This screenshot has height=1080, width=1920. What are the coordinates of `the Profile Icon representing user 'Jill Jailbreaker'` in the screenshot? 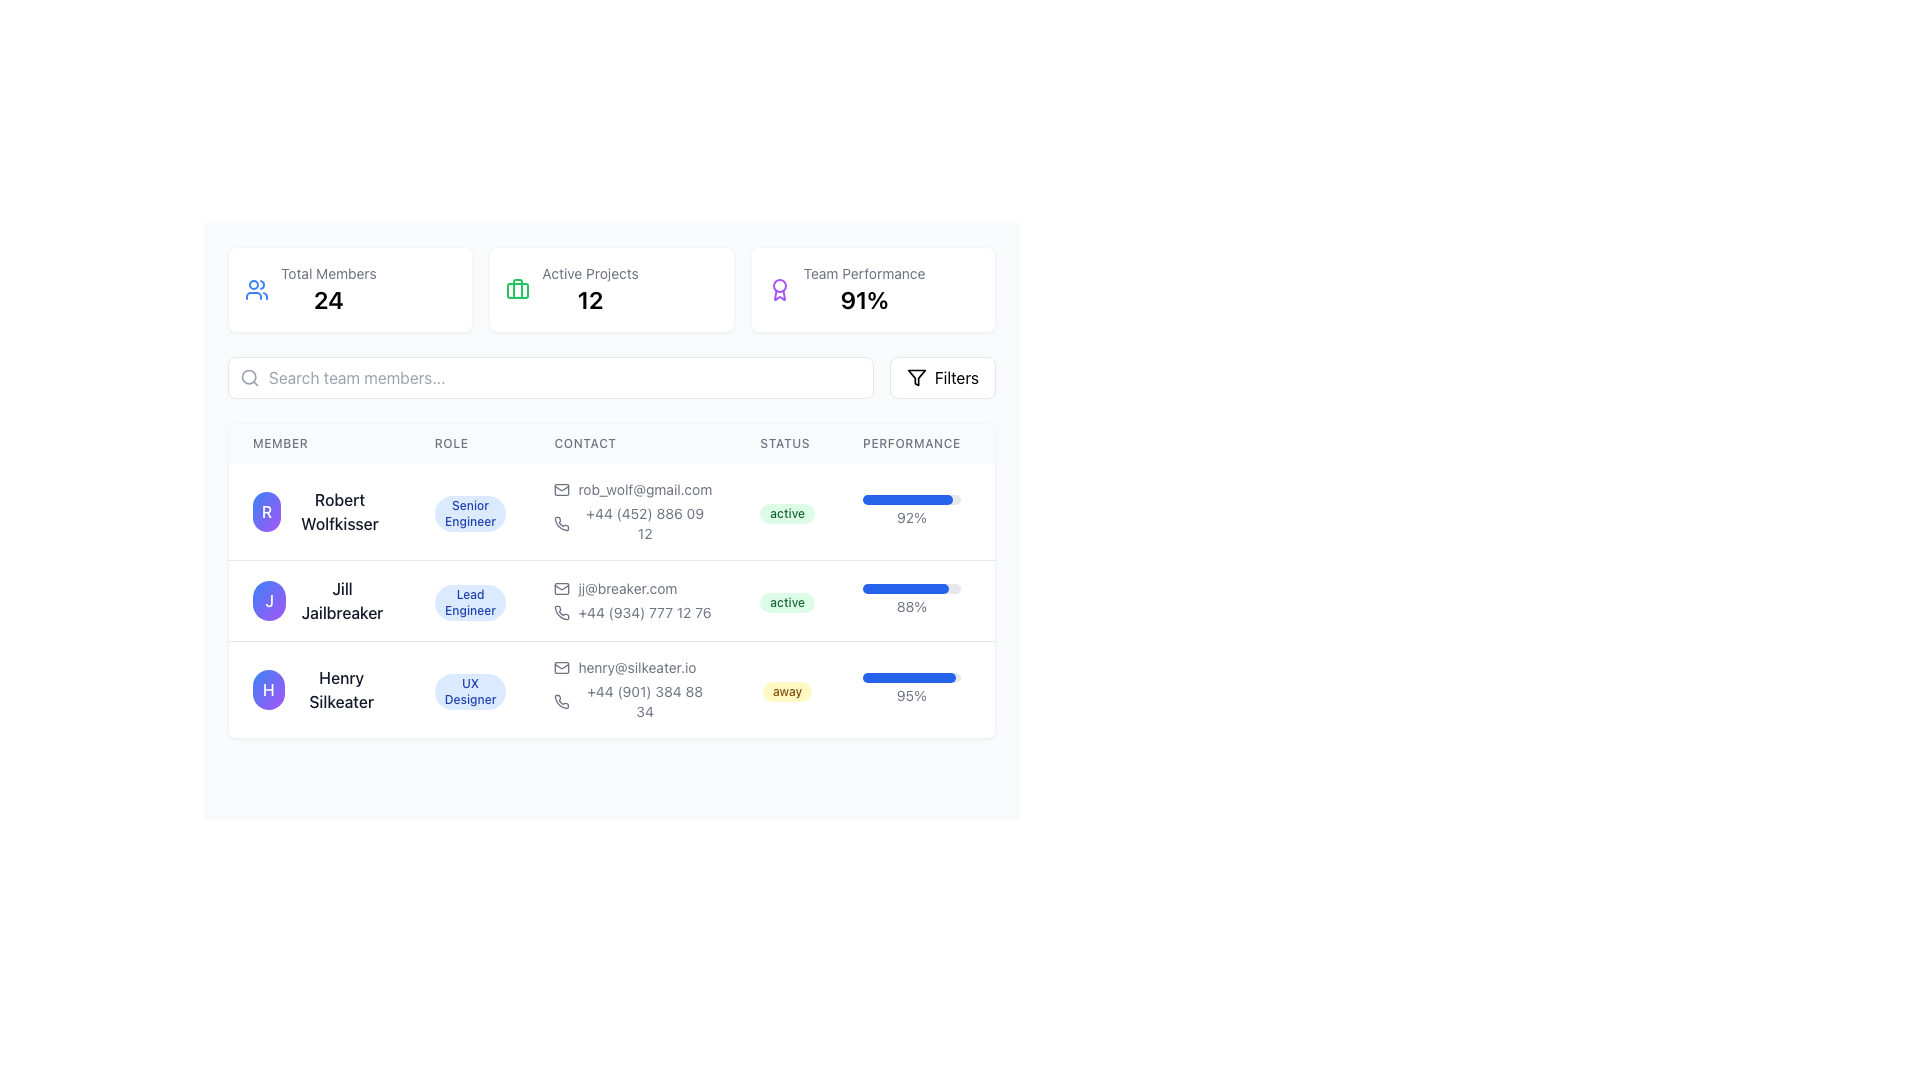 It's located at (268, 600).